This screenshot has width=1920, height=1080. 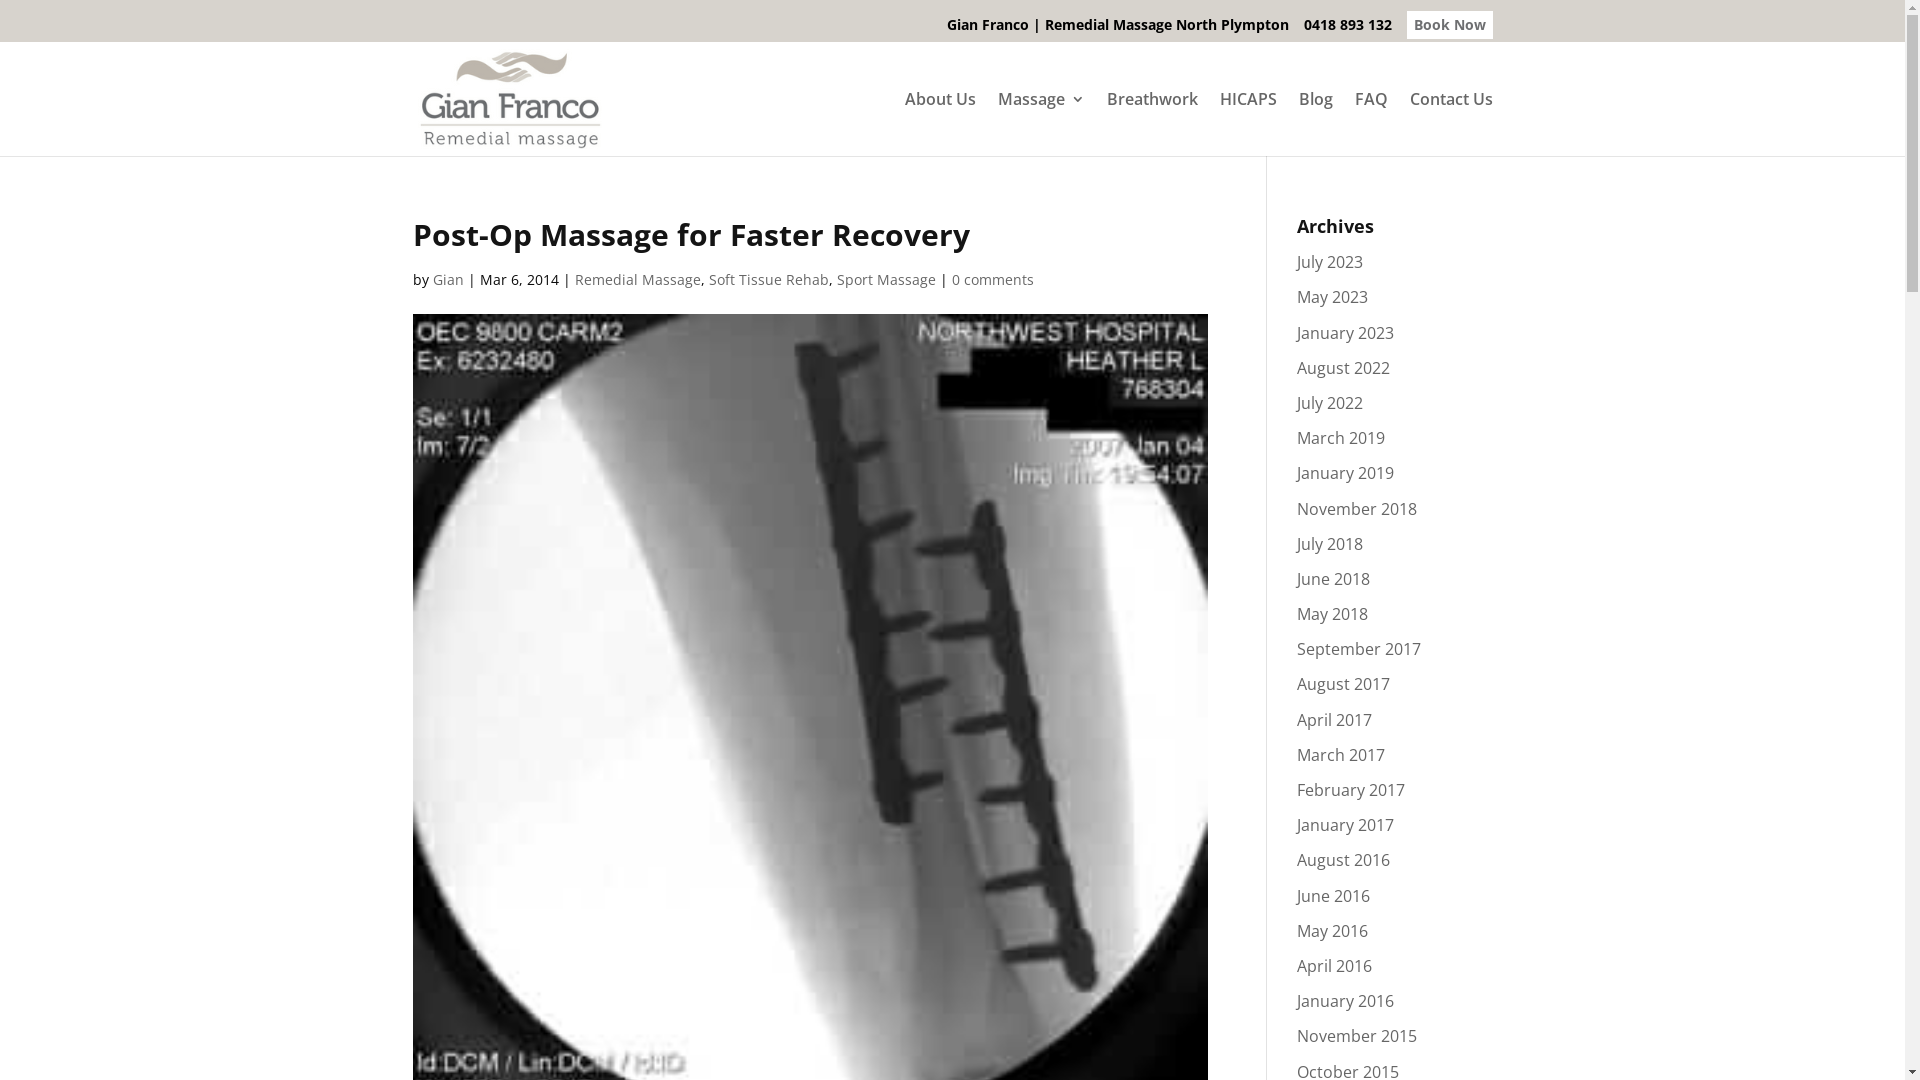 What do you see at coordinates (1296, 720) in the screenshot?
I see `'April 2017'` at bounding box center [1296, 720].